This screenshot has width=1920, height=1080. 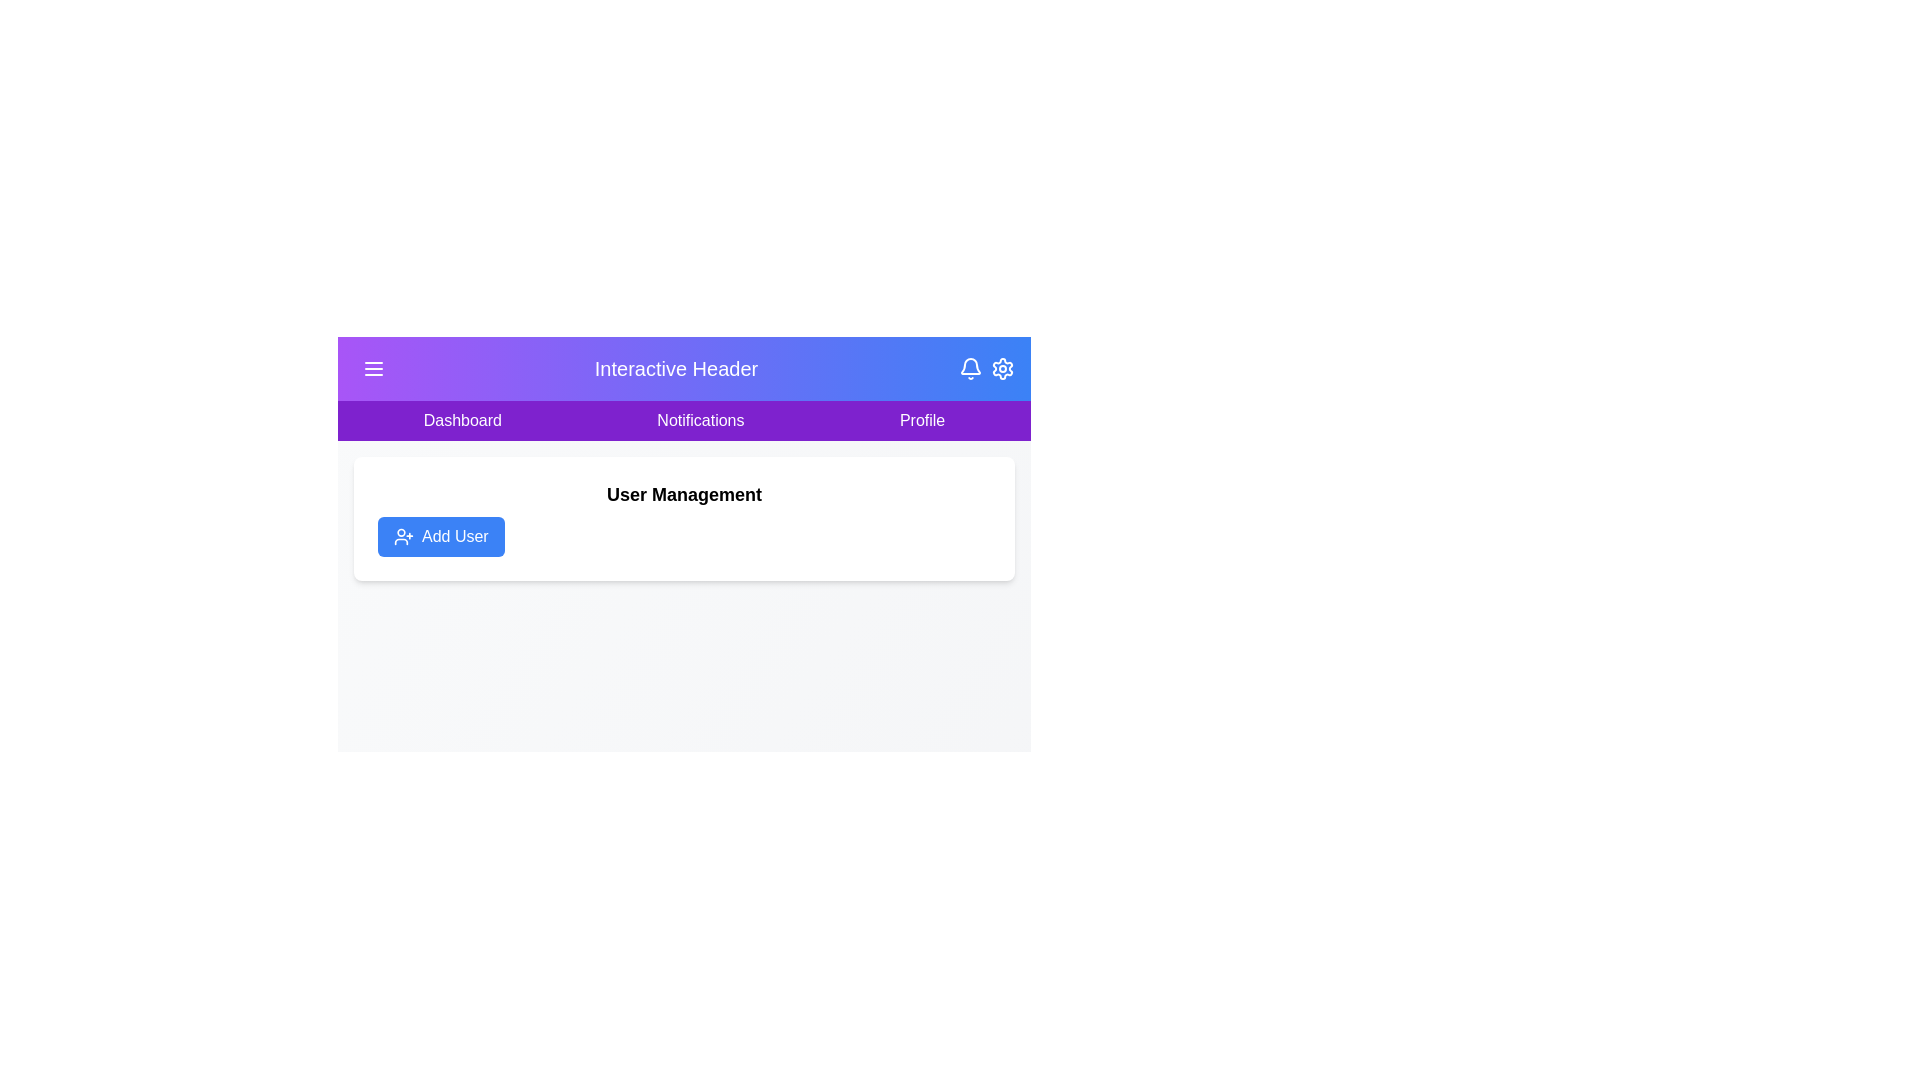 What do you see at coordinates (700, 419) in the screenshot?
I see `the Notifications tab to navigate to the respective section` at bounding box center [700, 419].